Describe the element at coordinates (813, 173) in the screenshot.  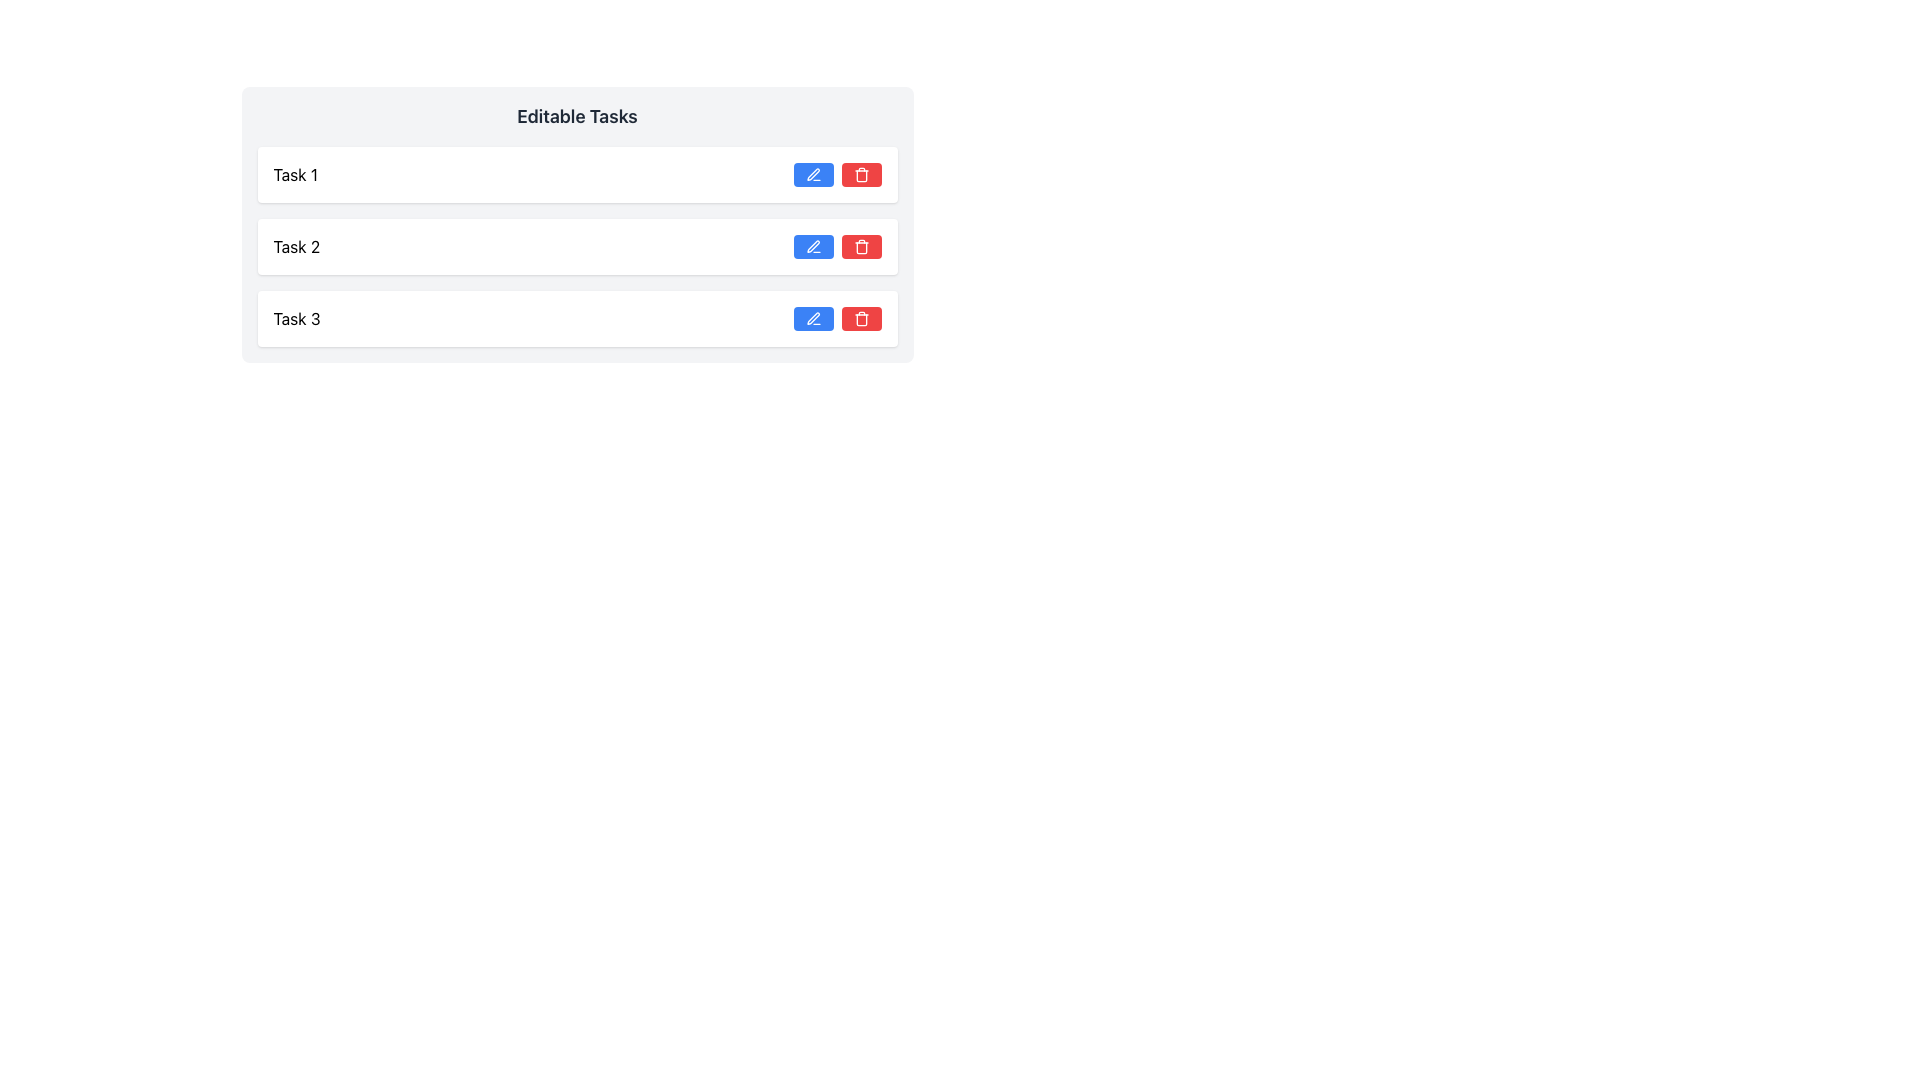
I see `the stylized pen icon located in the first task row to initiate edit mode for the task` at that location.